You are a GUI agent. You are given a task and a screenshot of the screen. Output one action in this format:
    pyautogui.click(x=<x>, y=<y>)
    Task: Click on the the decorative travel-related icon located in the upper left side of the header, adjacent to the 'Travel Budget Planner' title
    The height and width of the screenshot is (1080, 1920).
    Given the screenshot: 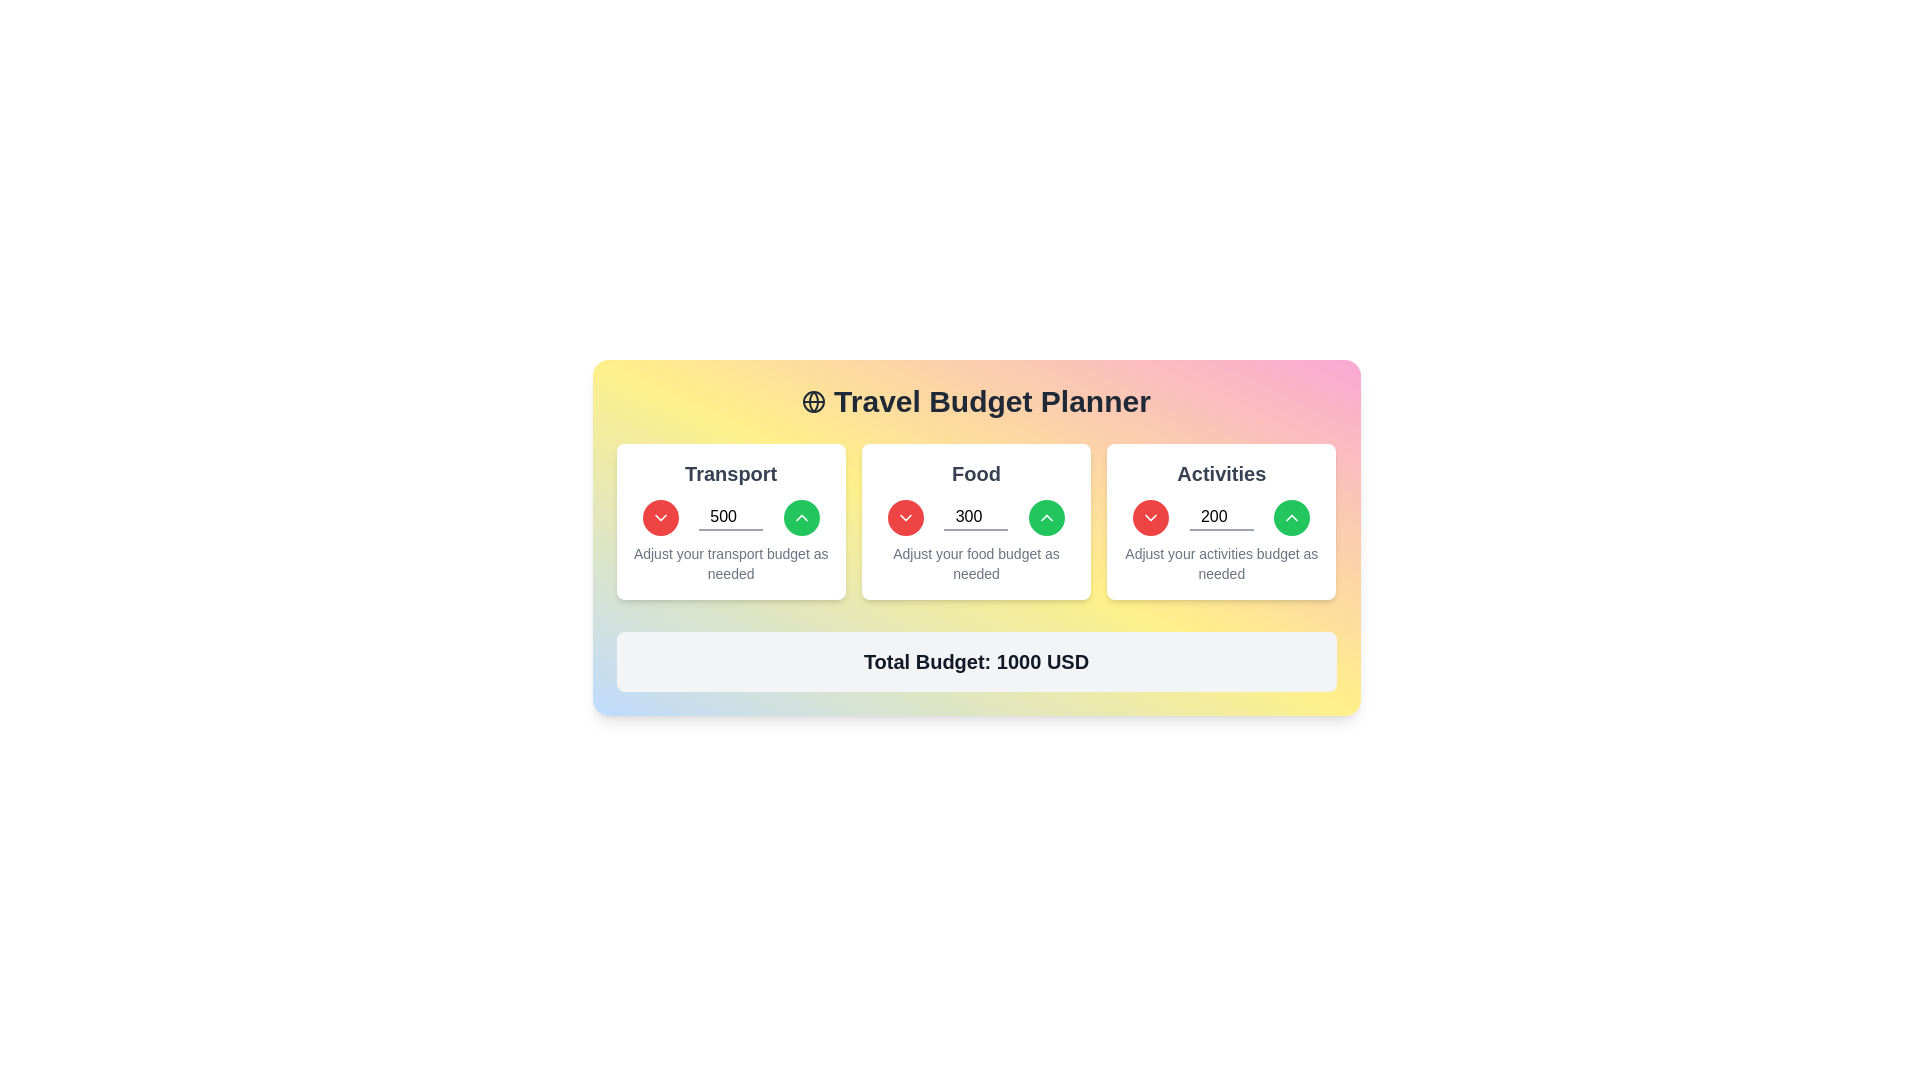 What is the action you would take?
    pyautogui.click(x=814, y=401)
    